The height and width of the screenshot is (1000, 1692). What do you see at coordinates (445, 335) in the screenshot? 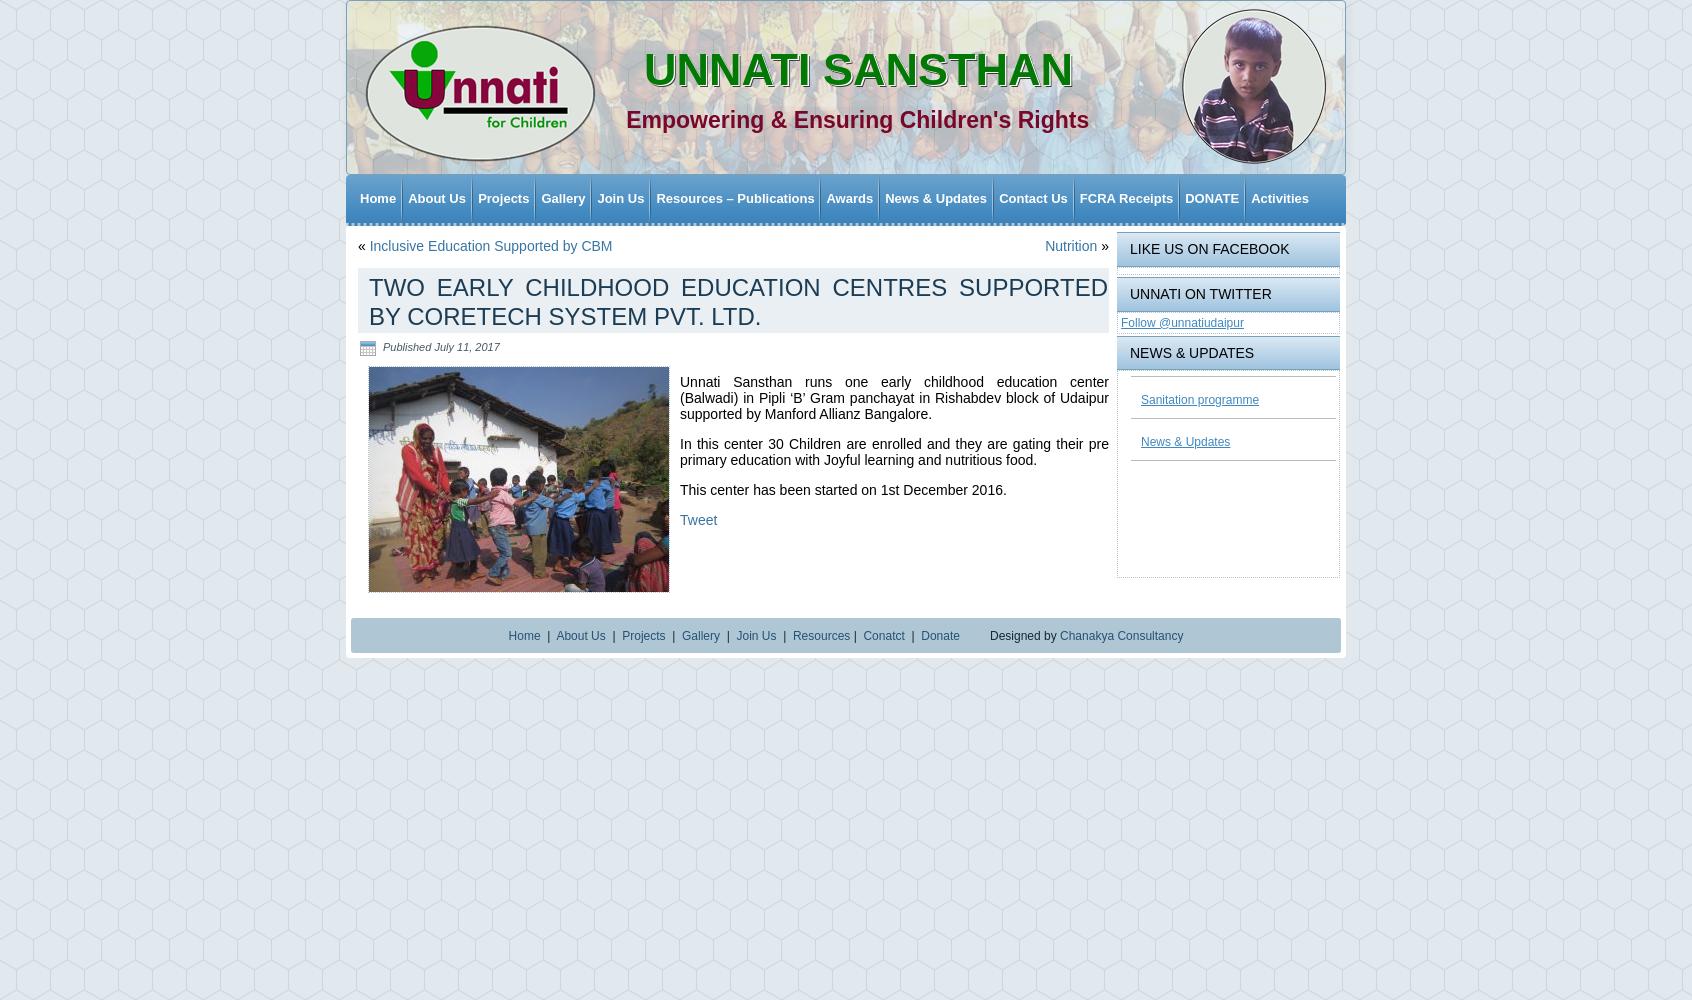
I see `'Child Rights and Child Protection'` at bounding box center [445, 335].